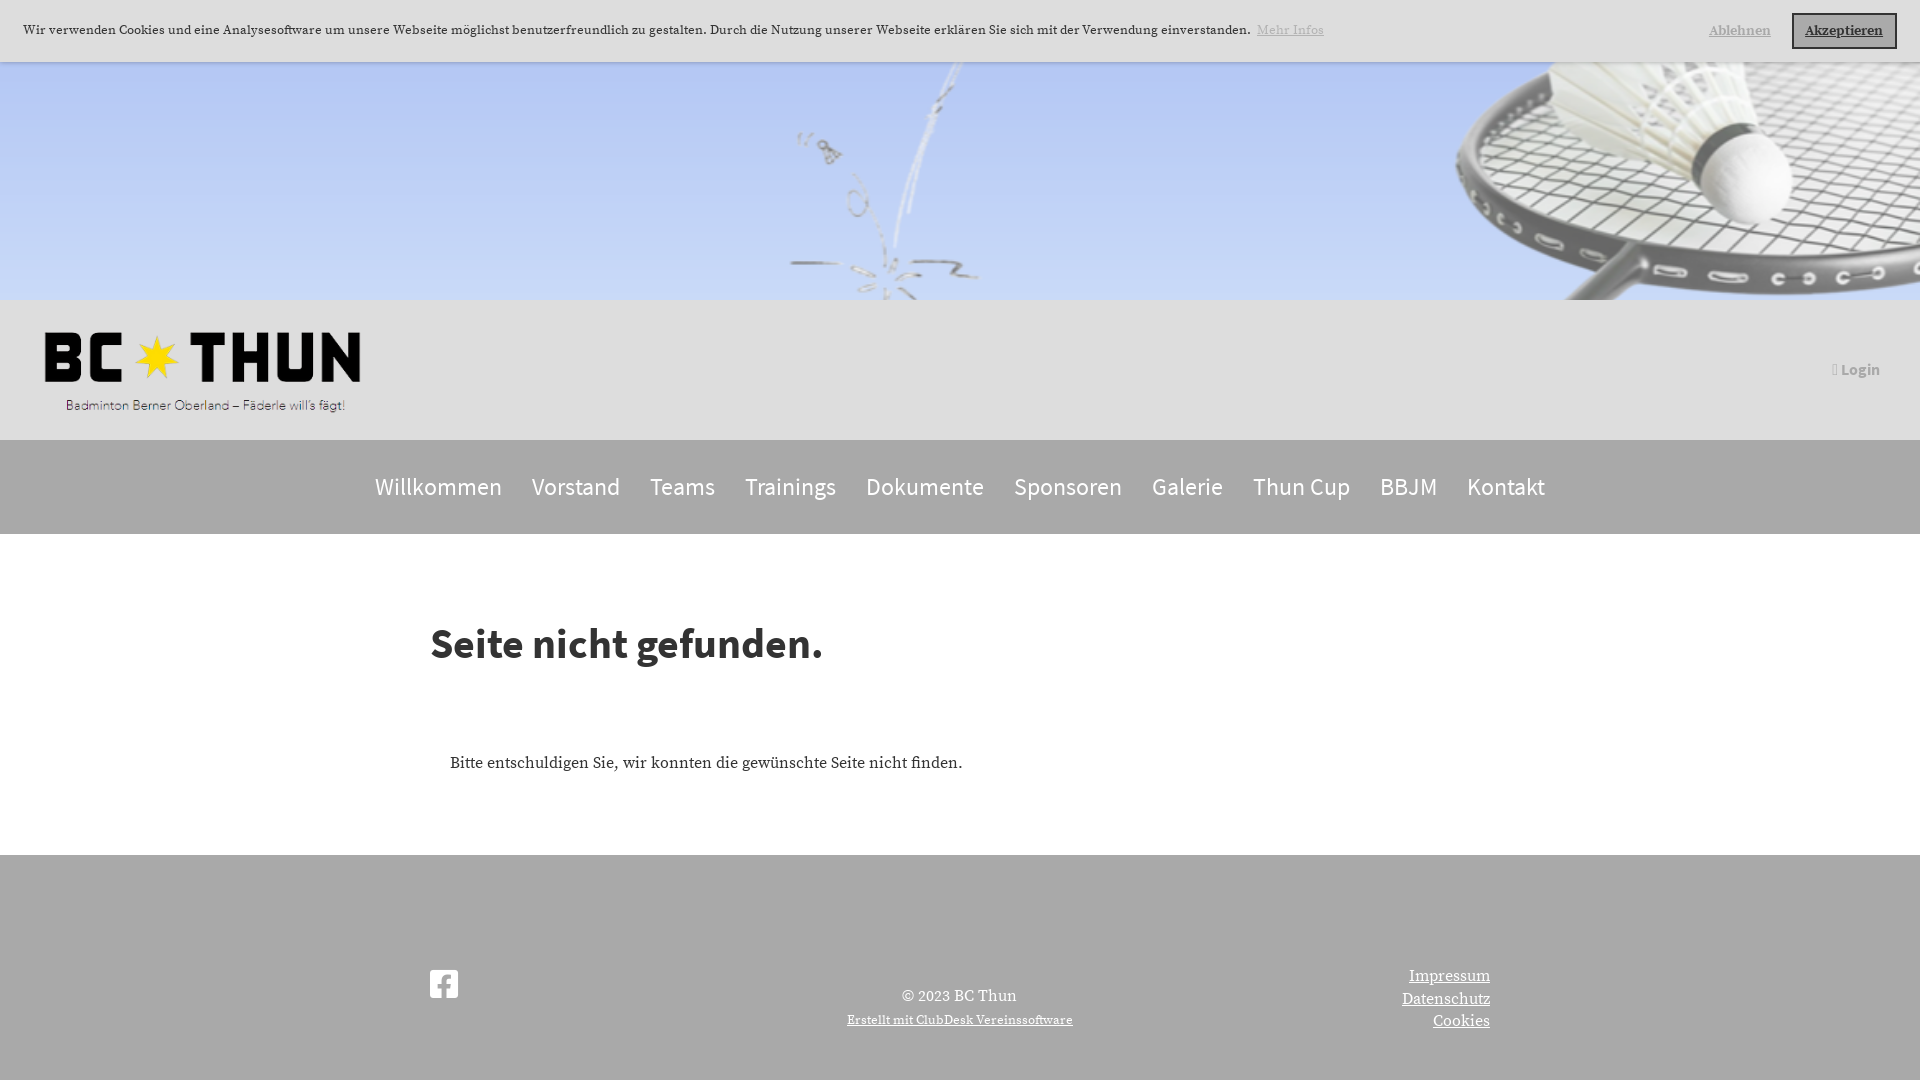  What do you see at coordinates (1400, 999) in the screenshot?
I see `'Datenschutz'` at bounding box center [1400, 999].